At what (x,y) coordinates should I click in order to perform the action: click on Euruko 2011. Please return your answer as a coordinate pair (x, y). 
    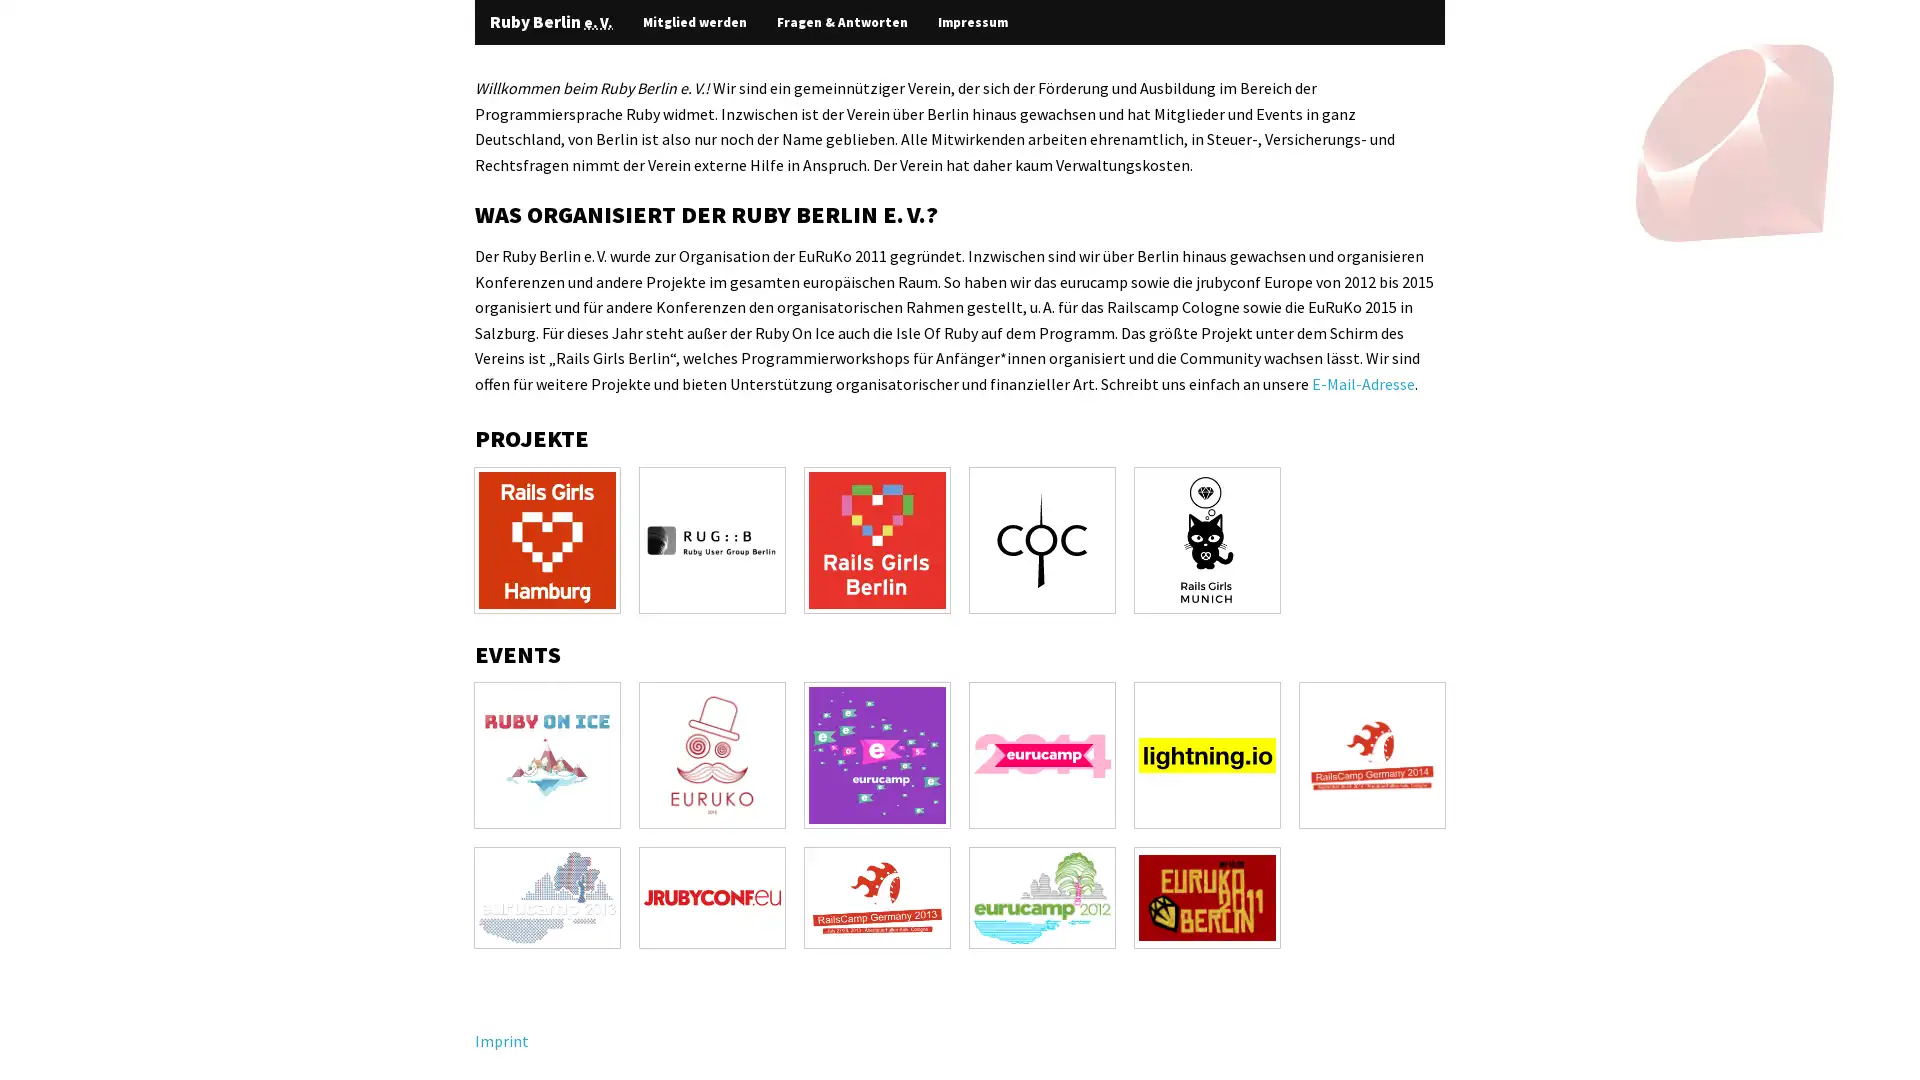
    Looking at the image, I should click on (1206, 896).